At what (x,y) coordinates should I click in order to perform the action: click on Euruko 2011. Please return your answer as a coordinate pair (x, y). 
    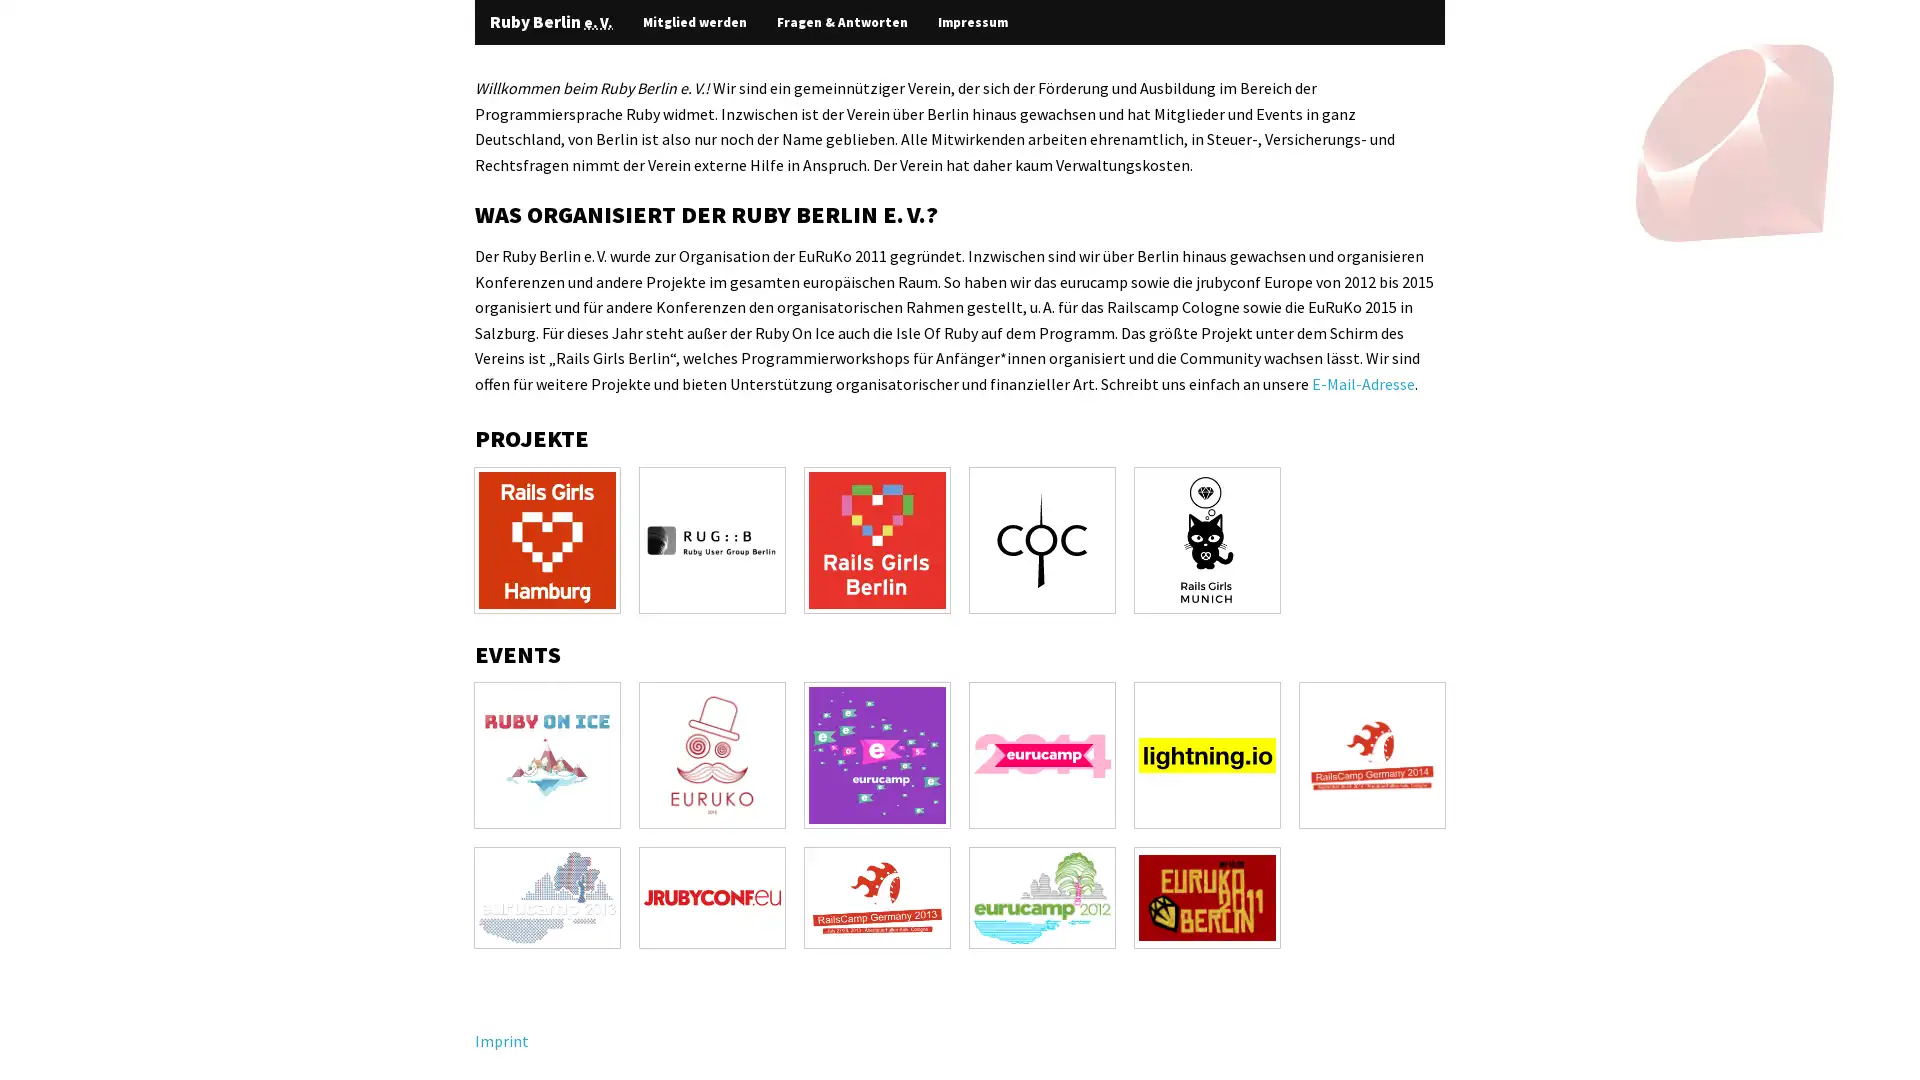
    Looking at the image, I should click on (1206, 896).